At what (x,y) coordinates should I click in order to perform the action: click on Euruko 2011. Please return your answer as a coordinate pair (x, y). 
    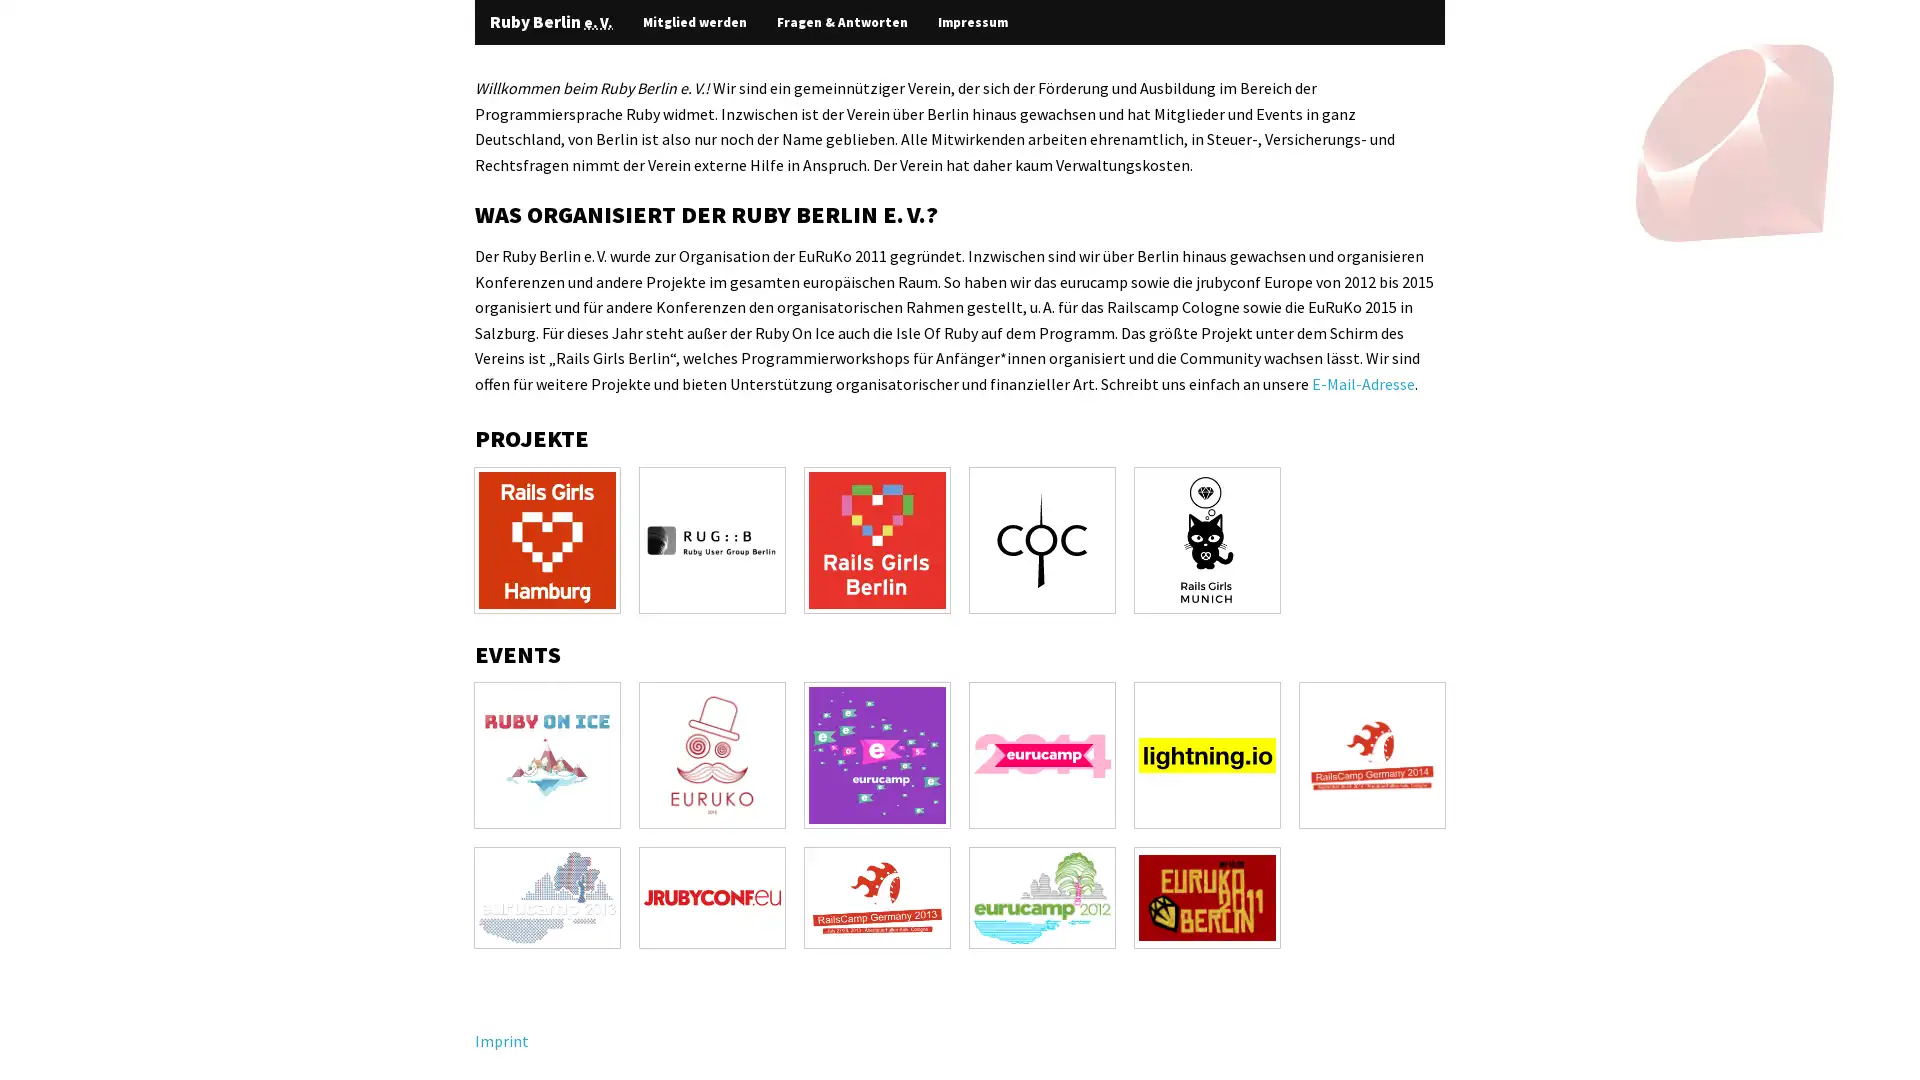
    Looking at the image, I should click on (1206, 896).